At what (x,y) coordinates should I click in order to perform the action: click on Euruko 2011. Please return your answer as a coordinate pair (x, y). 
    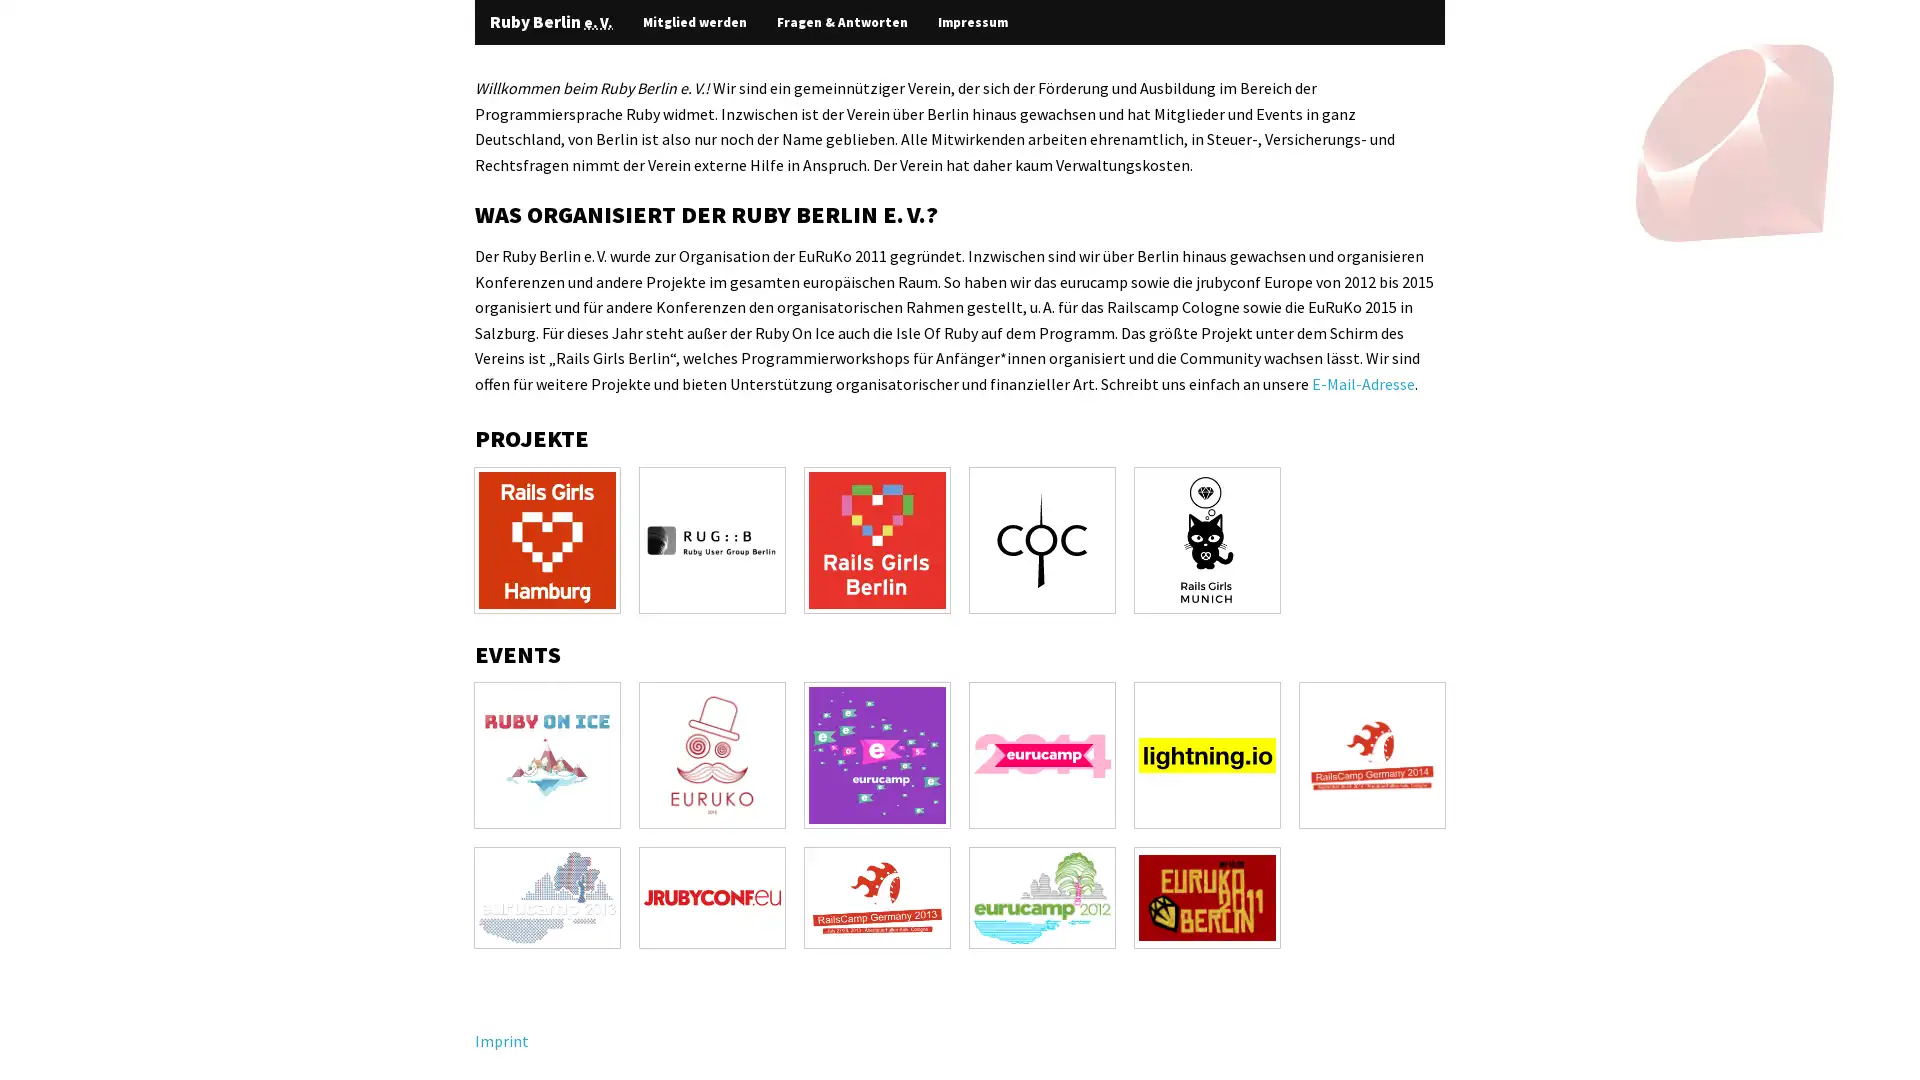
    Looking at the image, I should click on (1206, 896).